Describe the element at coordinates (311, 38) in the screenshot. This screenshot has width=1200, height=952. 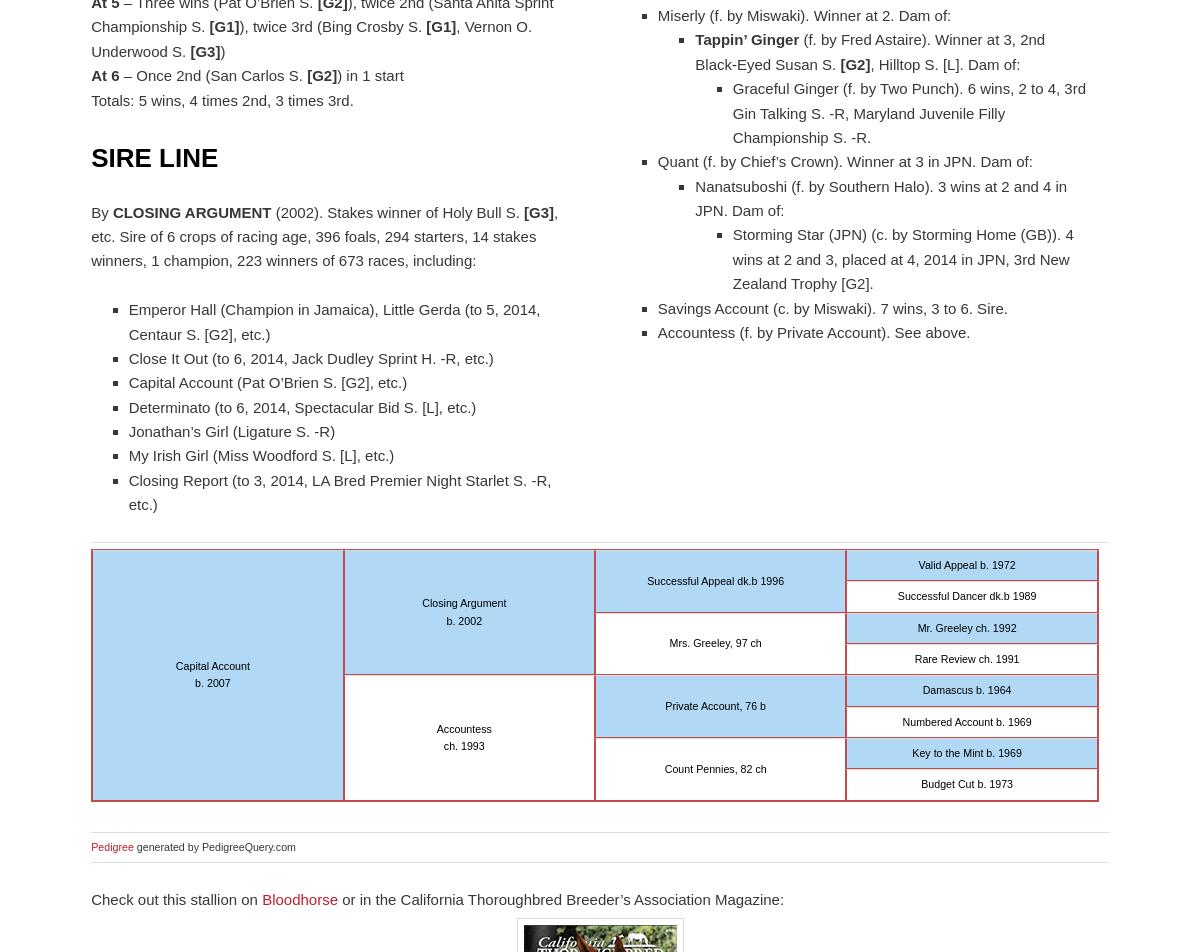
I see `', Vernon O. Underwood S.'` at that location.